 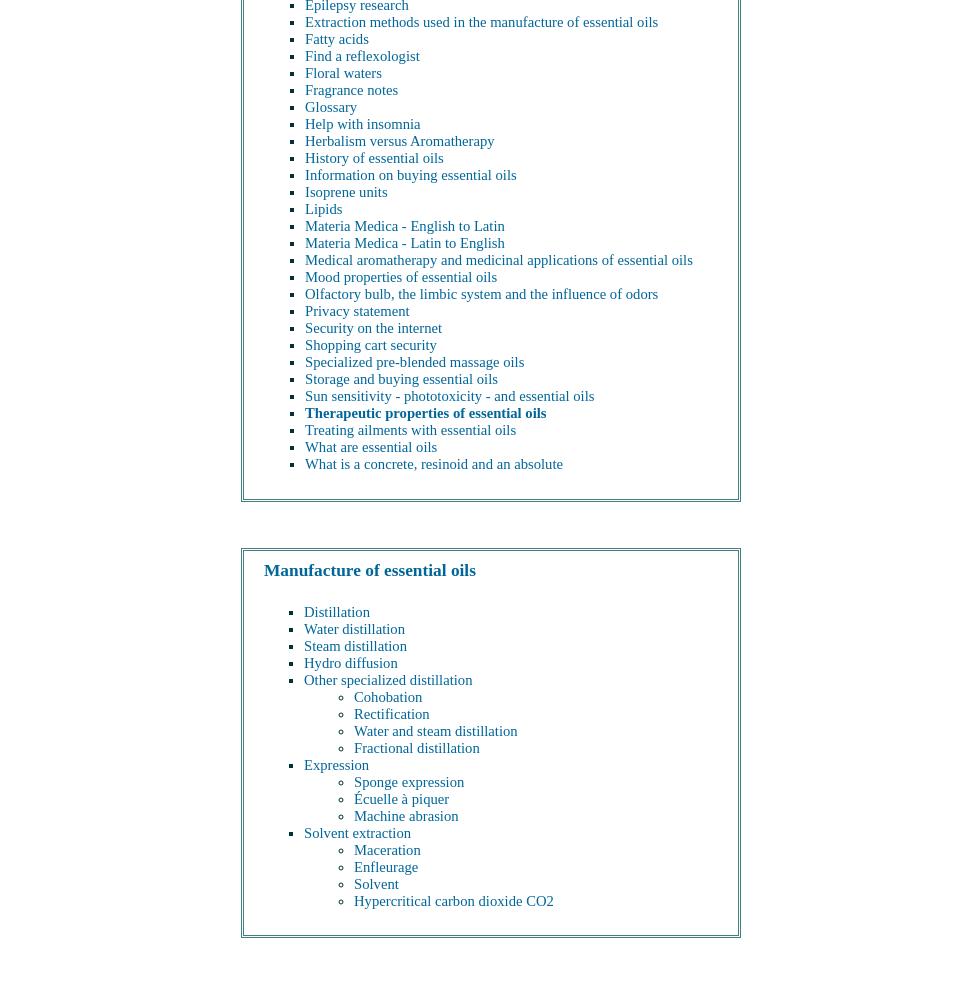 I want to click on 'Fatty acids', so click(x=336, y=37).